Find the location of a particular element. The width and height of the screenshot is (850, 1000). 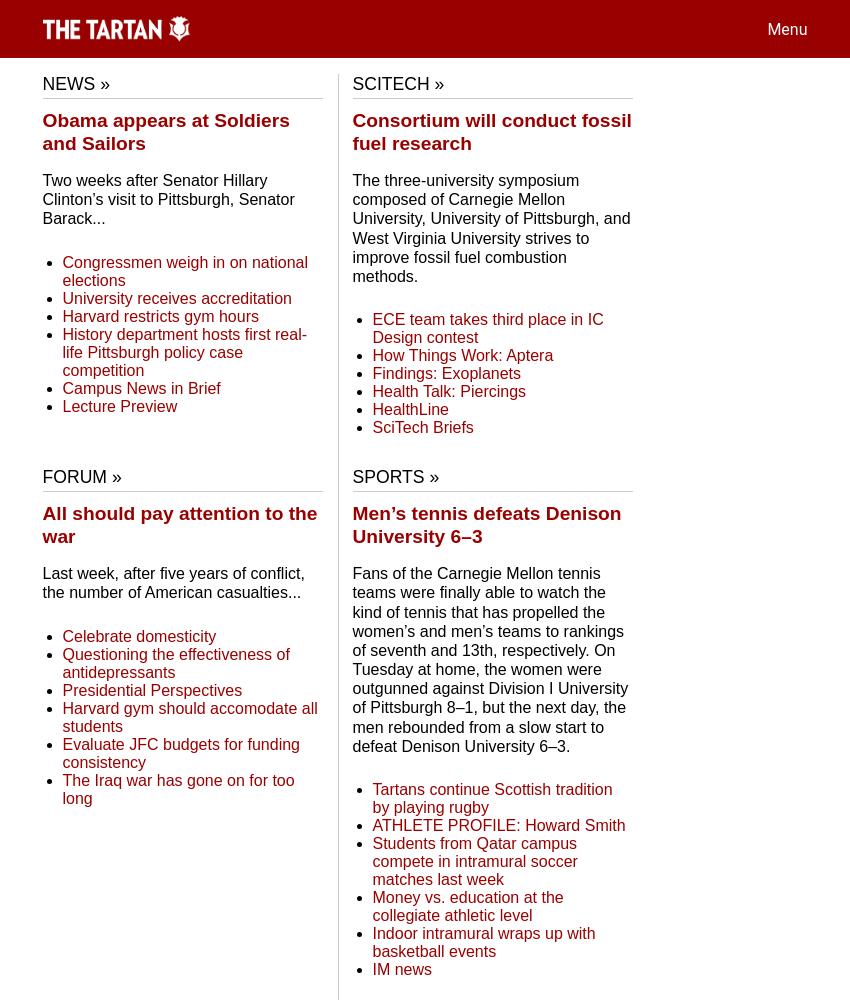

'Questioning the effectiveness of antidepressants' is located at coordinates (61, 662).